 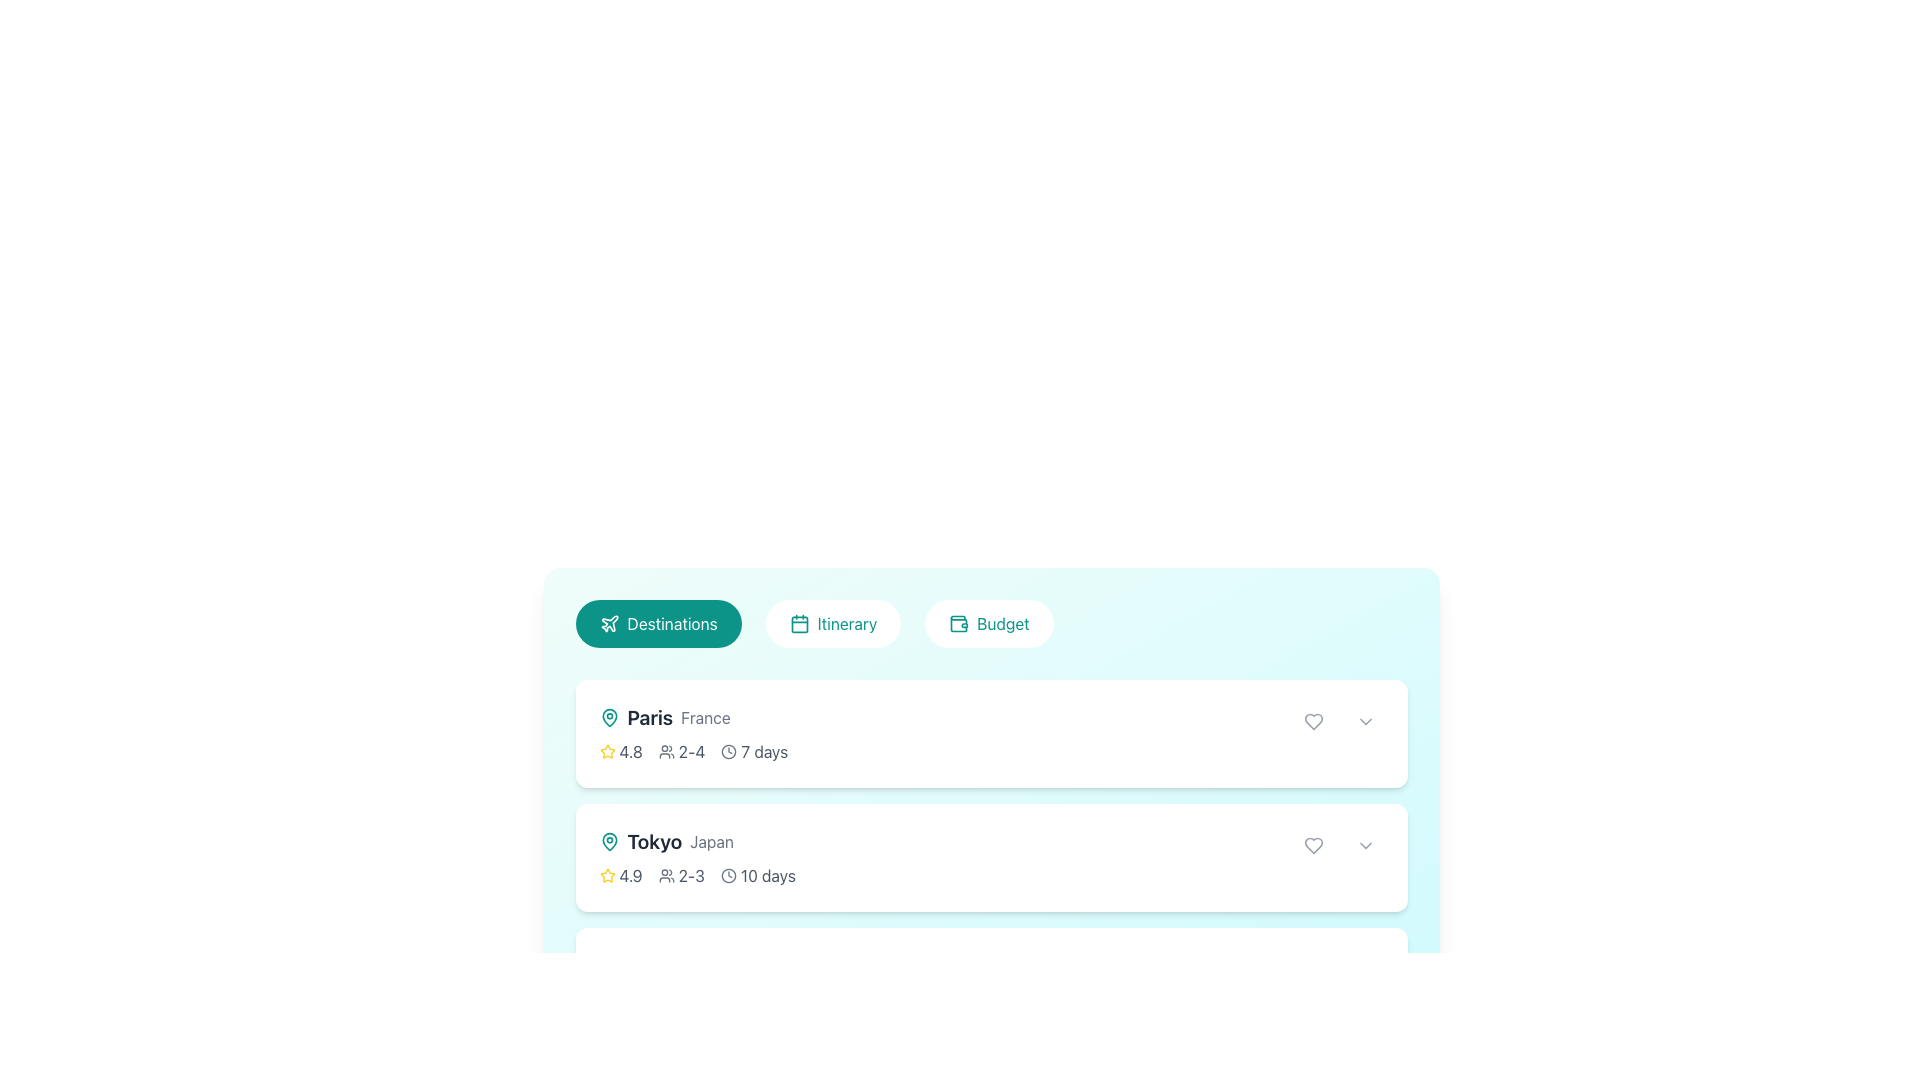 I want to click on the text label displaying '4.9', which is located to the right of the yellow star icon, indicating a rating or score, so click(x=630, y=874).